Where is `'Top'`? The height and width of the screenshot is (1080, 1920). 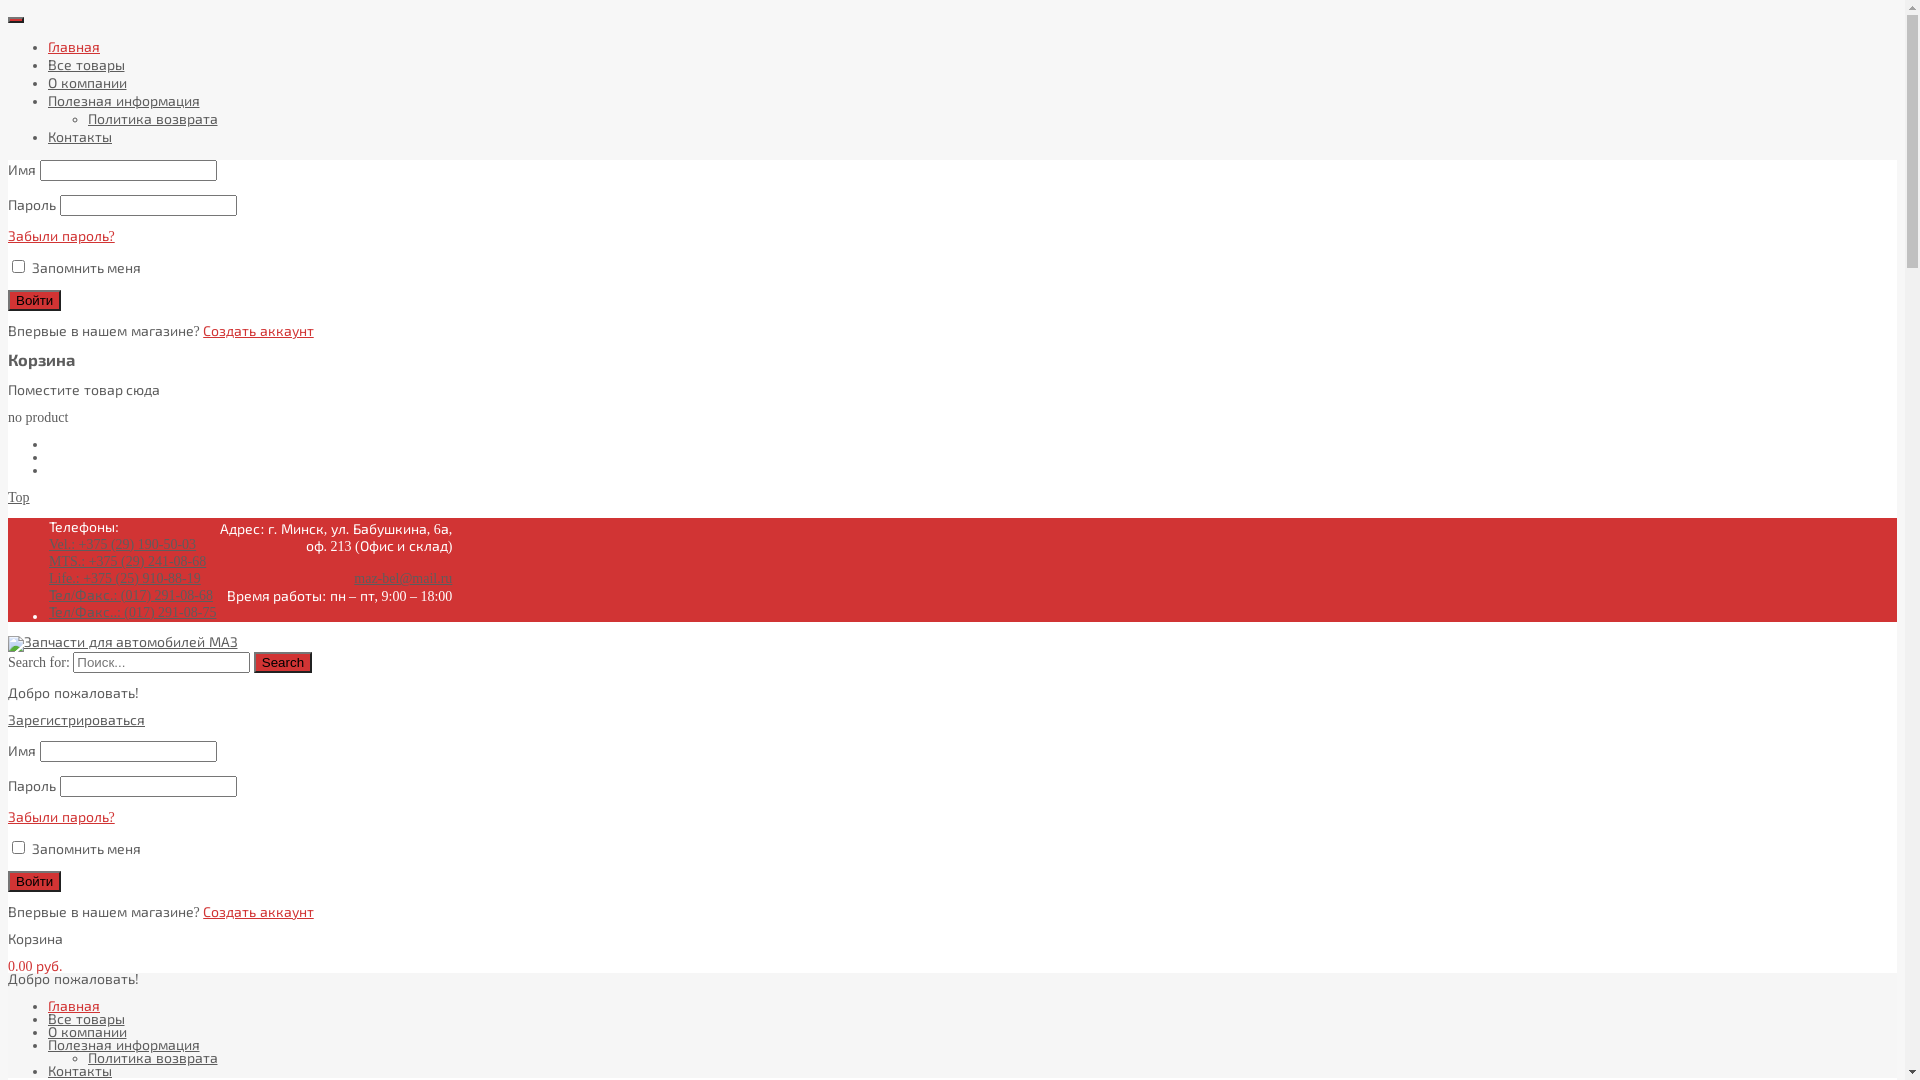
'Top' is located at coordinates (19, 496).